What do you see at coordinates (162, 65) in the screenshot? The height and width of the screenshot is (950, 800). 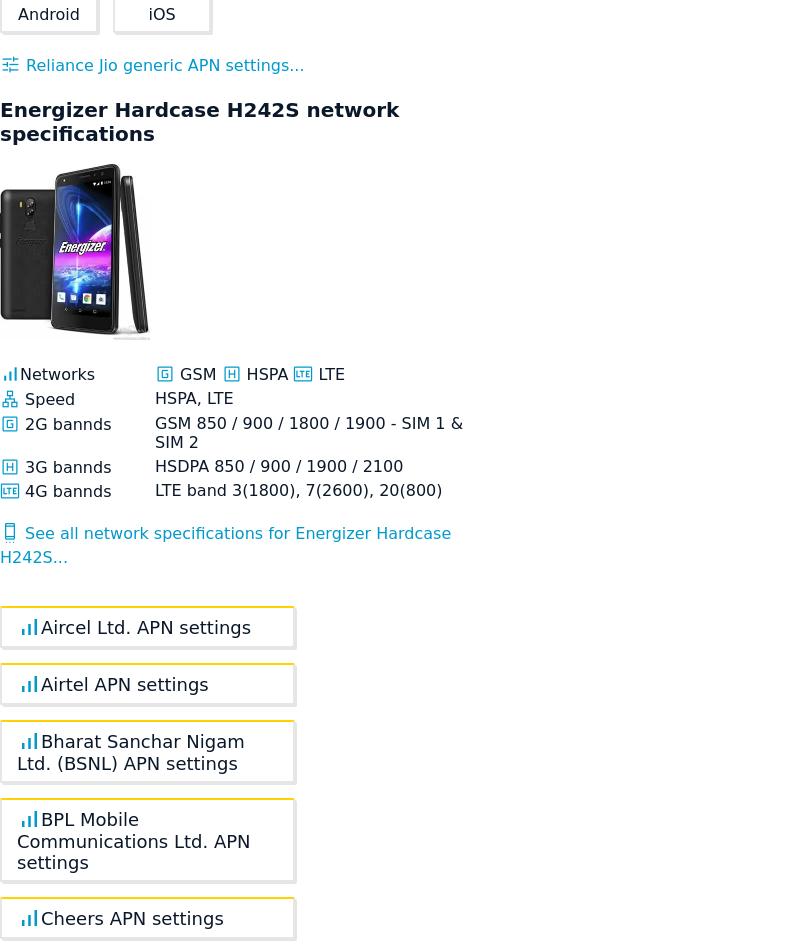 I see `'Reliance Jio generic APN settings...'` at bounding box center [162, 65].